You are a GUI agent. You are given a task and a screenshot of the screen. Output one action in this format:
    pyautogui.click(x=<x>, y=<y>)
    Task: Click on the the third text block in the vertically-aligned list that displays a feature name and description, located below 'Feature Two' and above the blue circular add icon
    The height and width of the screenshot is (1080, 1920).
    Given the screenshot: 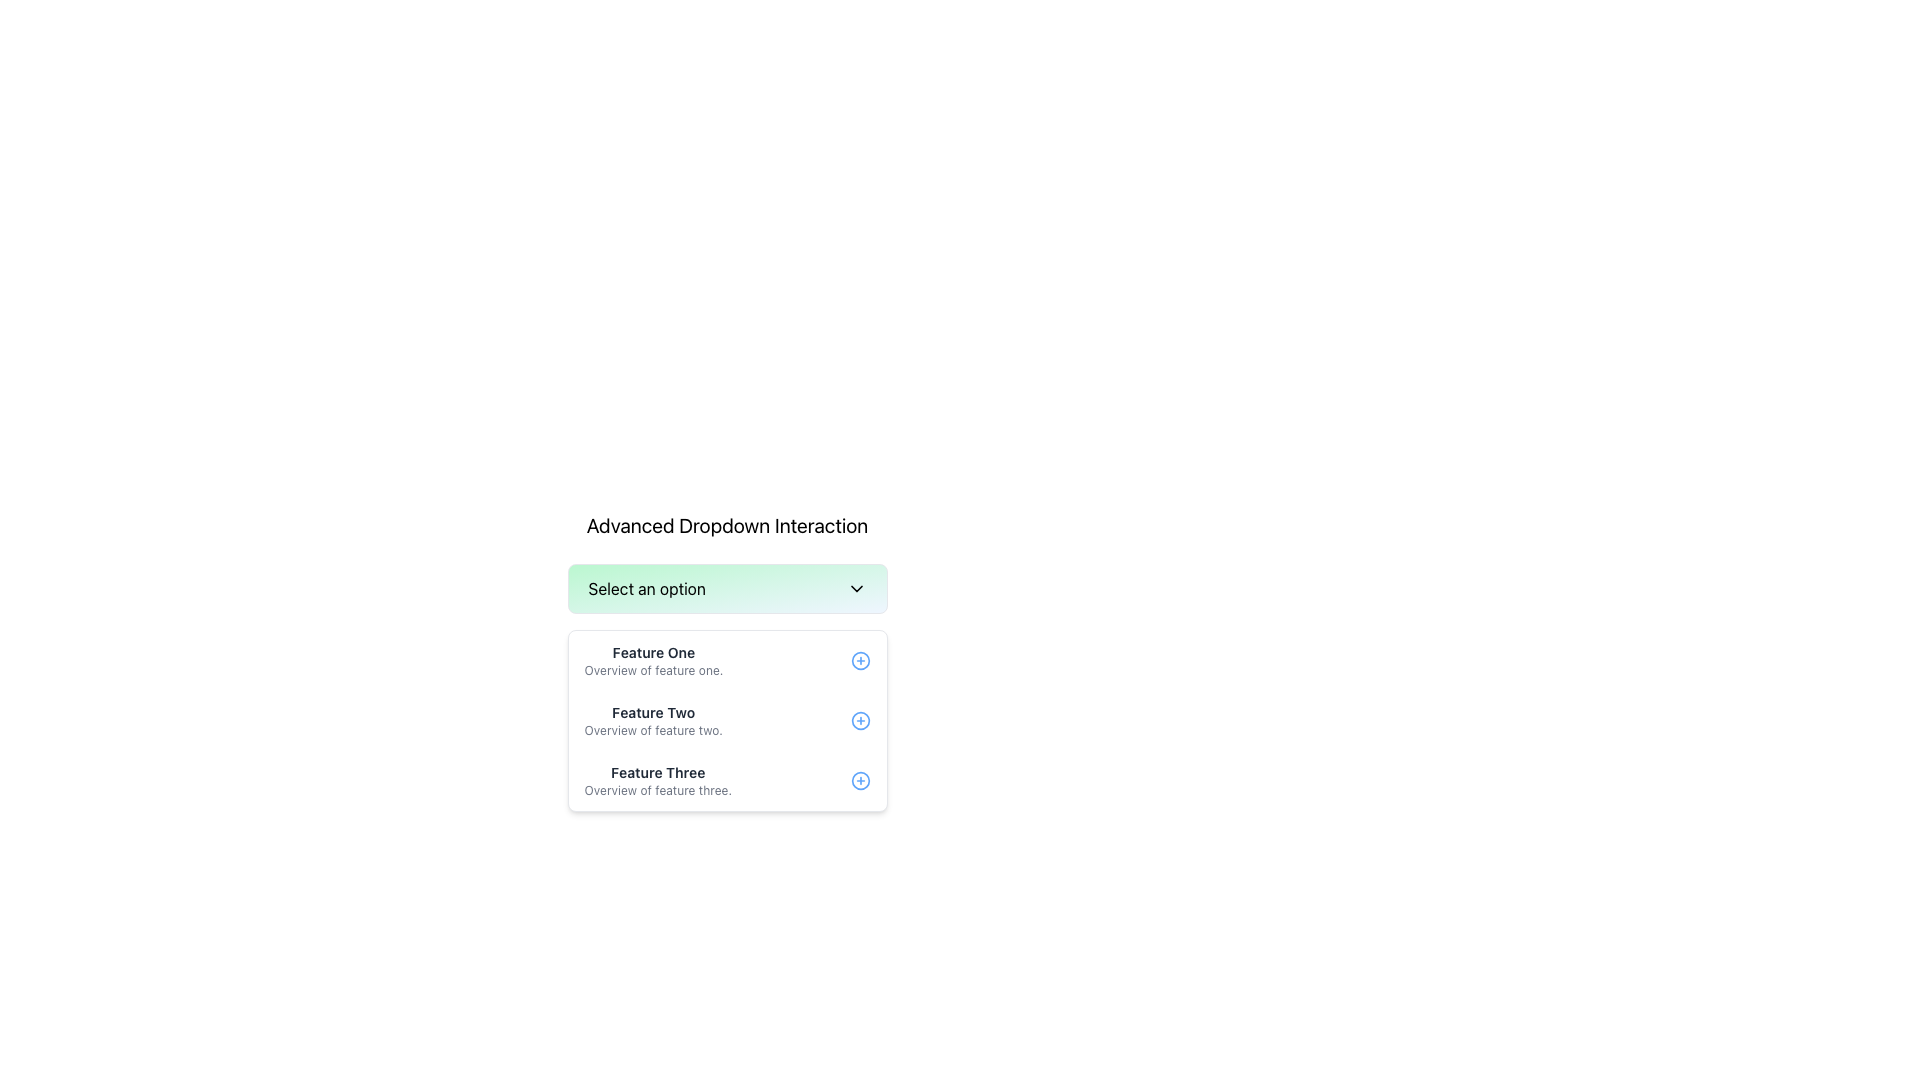 What is the action you would take?
    pyautogui.click(x=658, y=779)
    